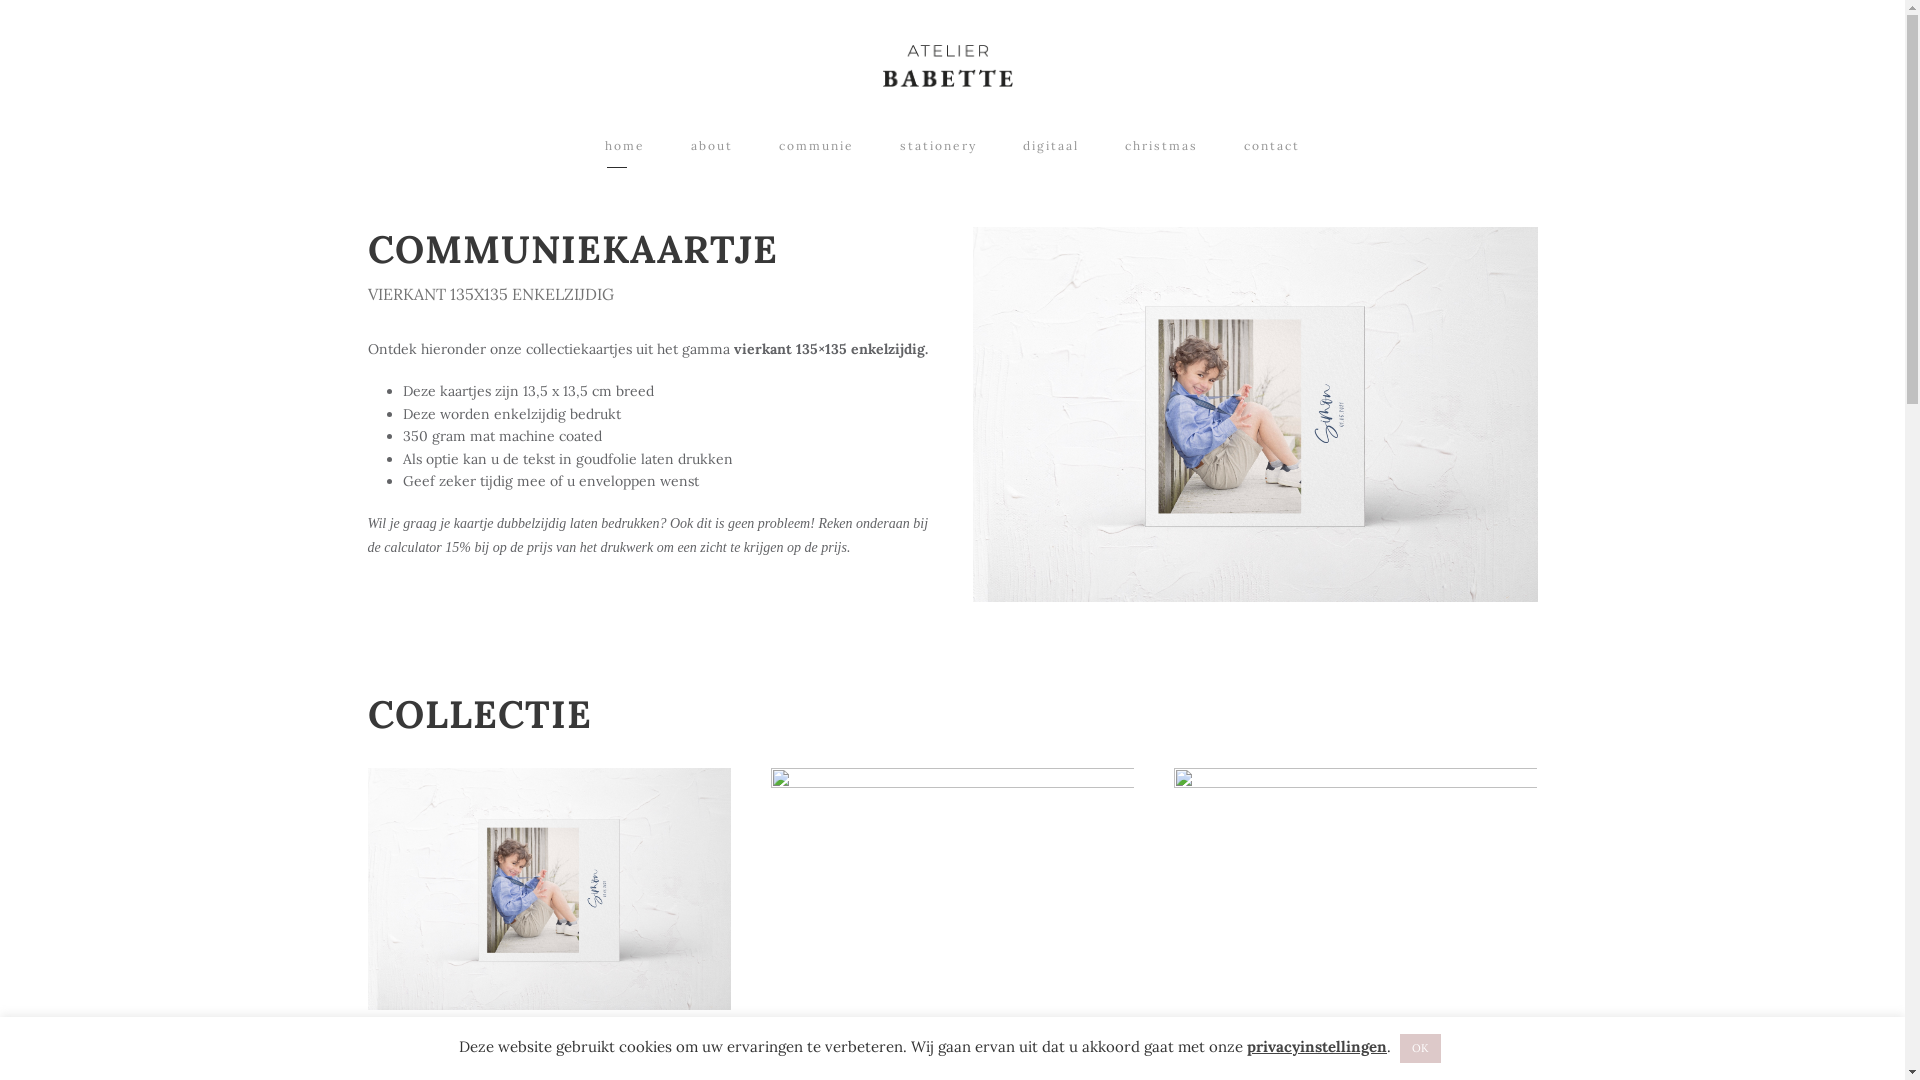 This screenshot has height=1080, width=1920. I want to click on 'contact', so click(1271, 149).